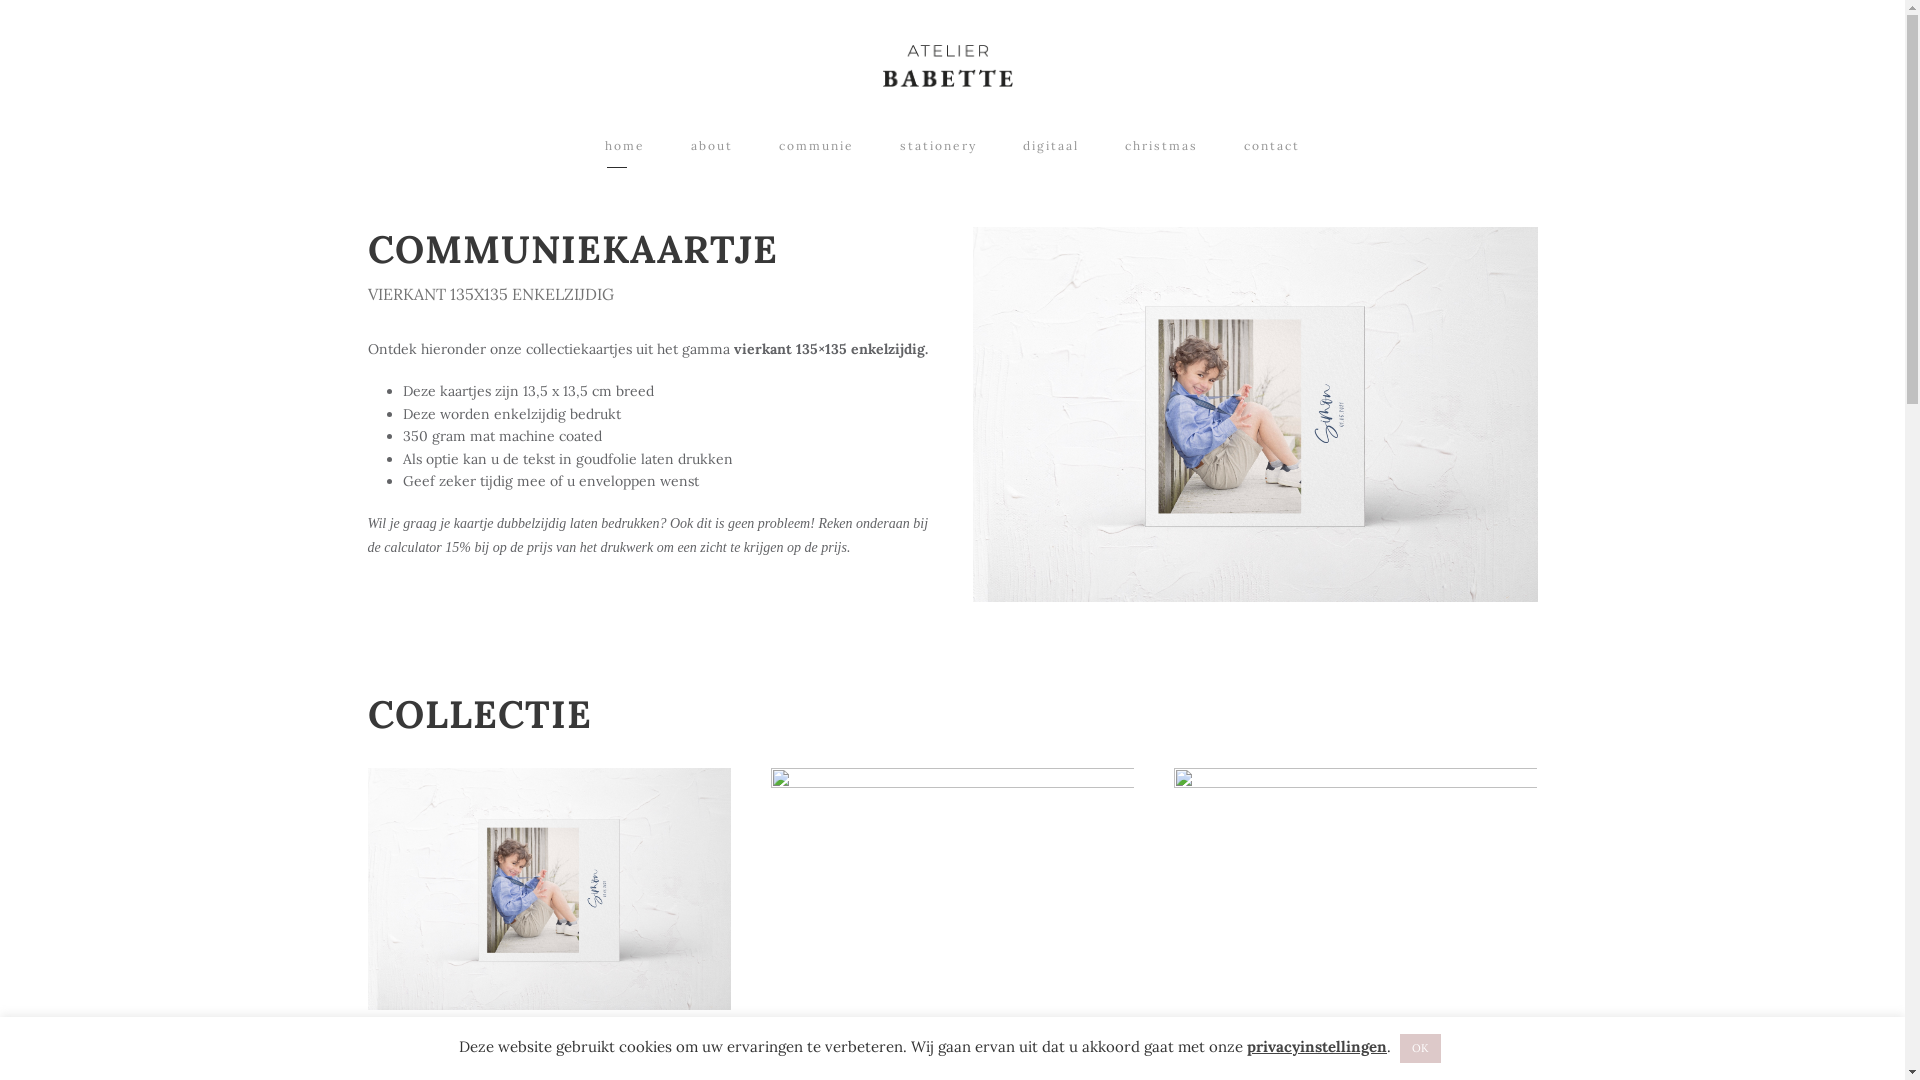 This screenshot has height=1080, width=1920. I want to click on 'contact', so click(1271, 149).